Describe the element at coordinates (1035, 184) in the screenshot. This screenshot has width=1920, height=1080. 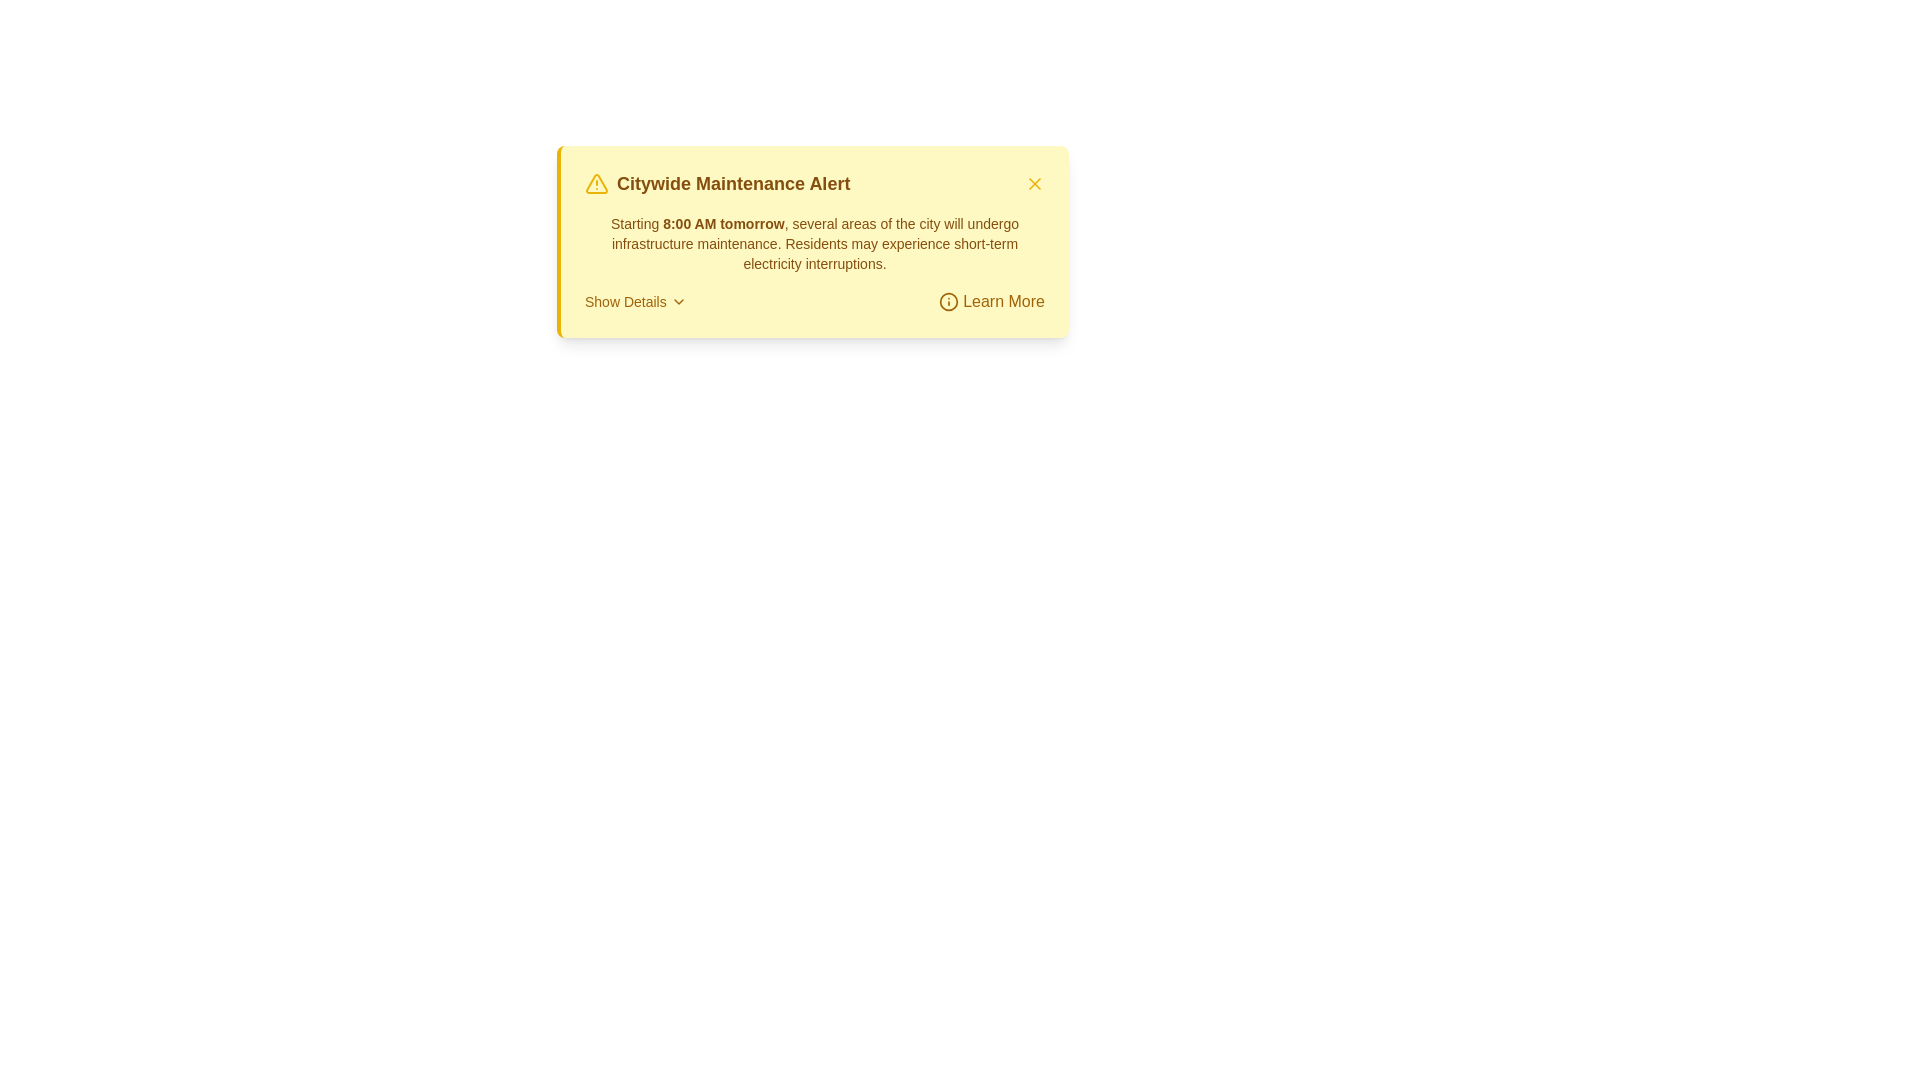
I see `the 'X' icon in the top-right corner of the yellow alert box` at that location.